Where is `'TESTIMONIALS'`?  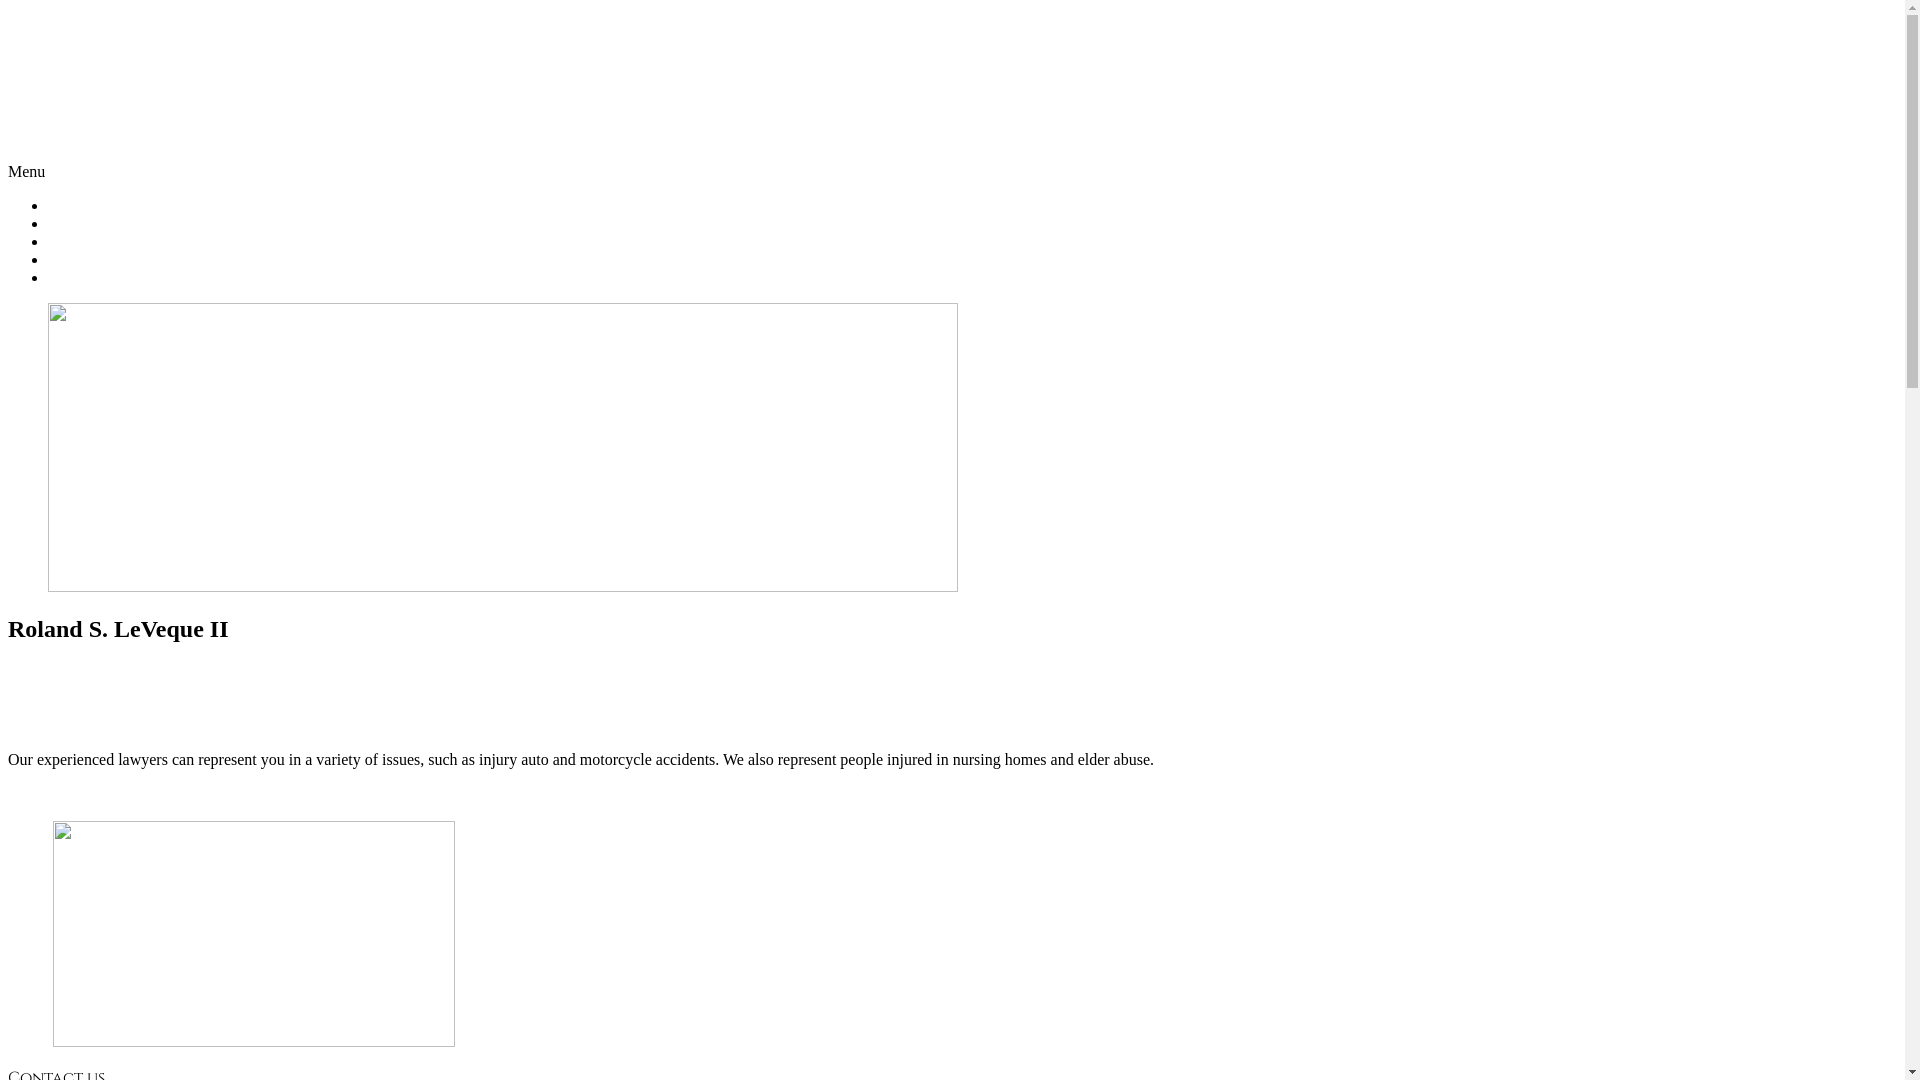
'TESTIMONIALS' is located at coordinates (104, 258).